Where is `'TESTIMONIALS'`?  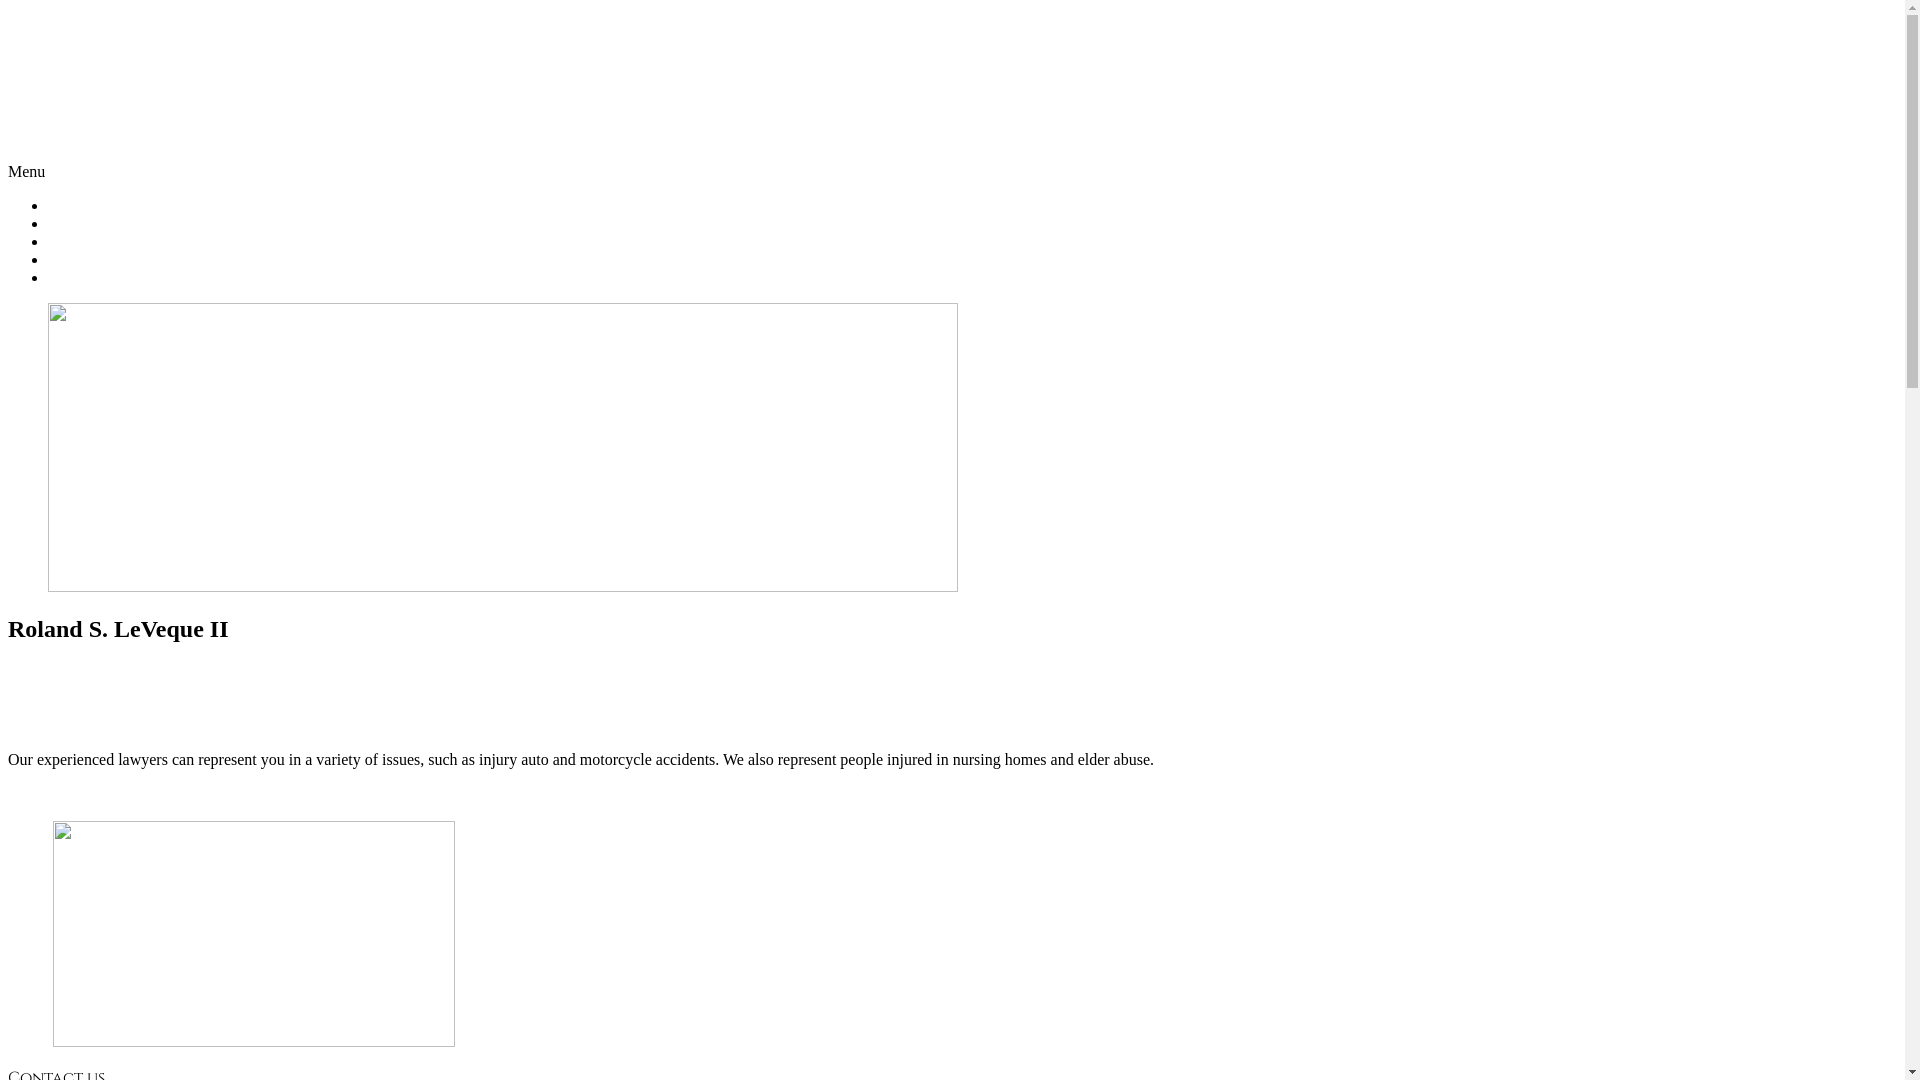
'TESTIMONIALS' is located at coordinates (104, 258).